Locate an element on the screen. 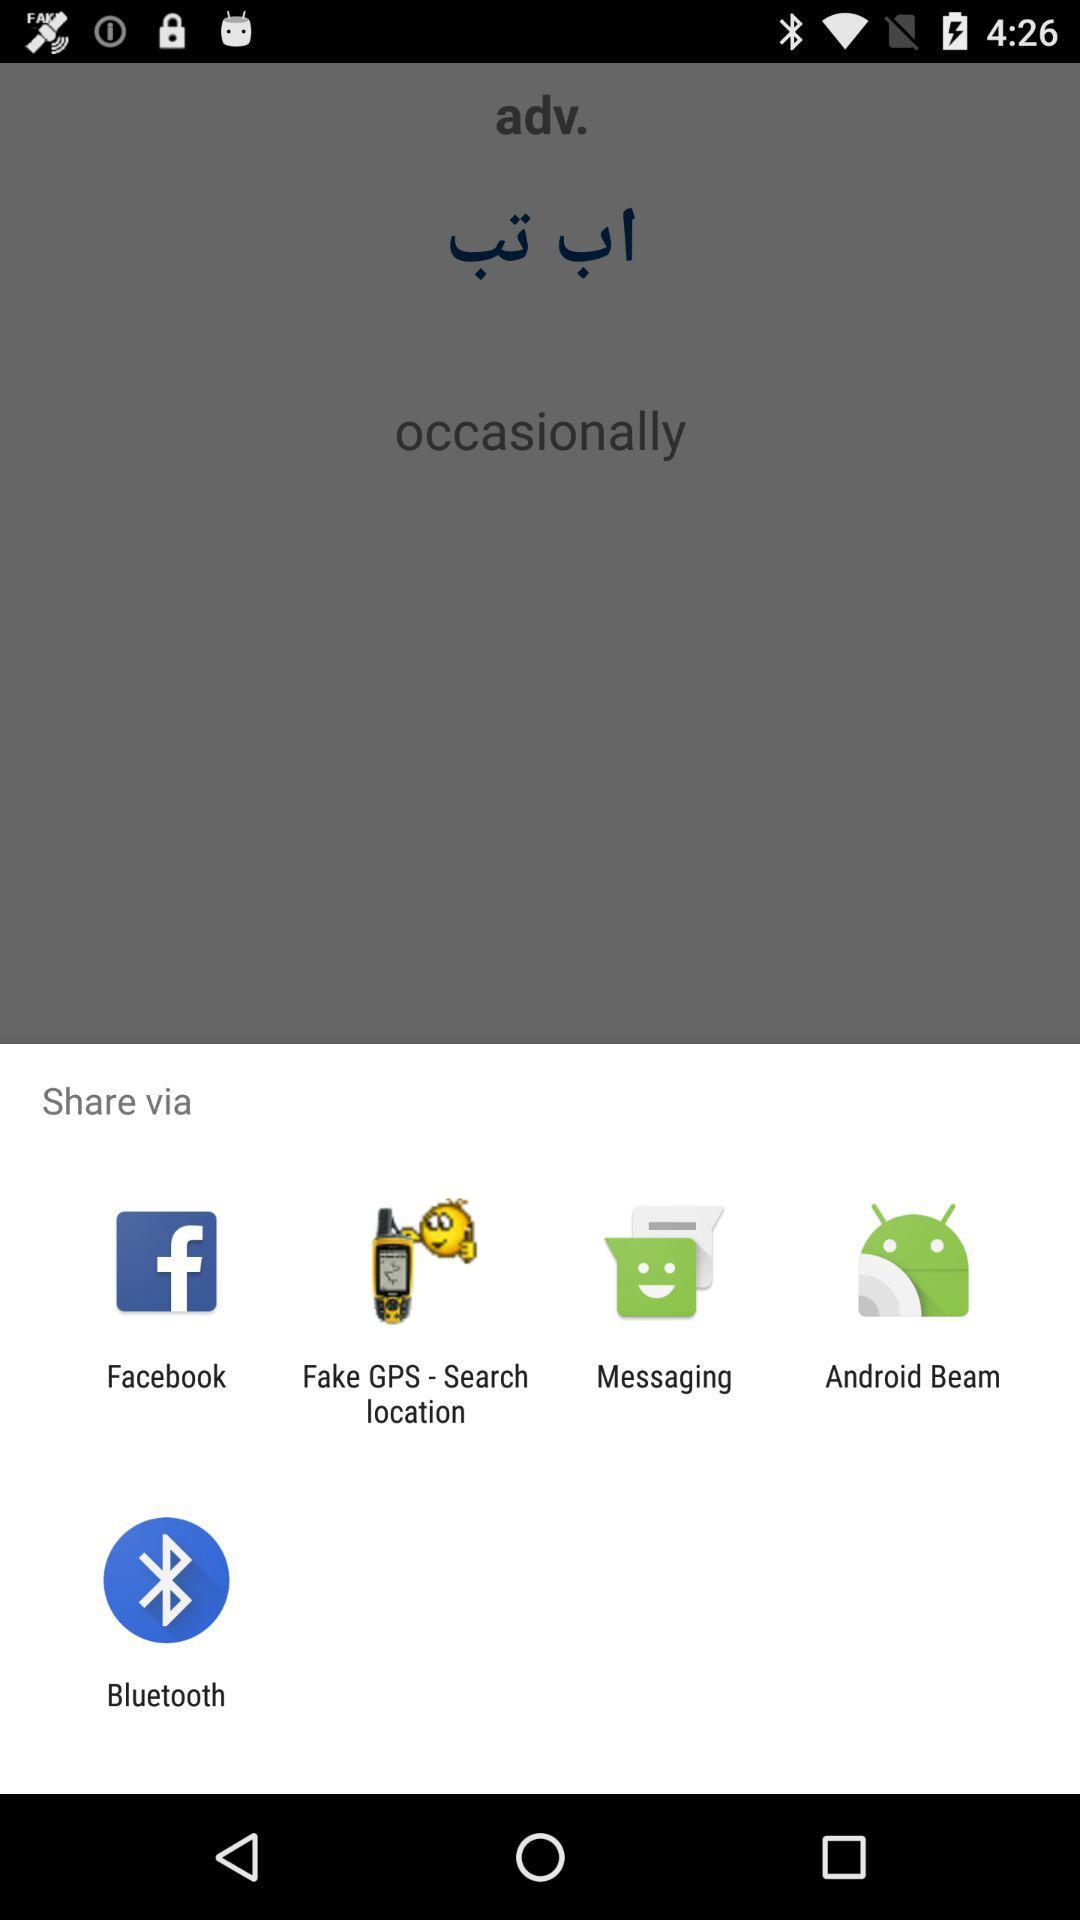 This screenshot has width=1080, height=1920. app next to the fake gps search item is located at coordinates (664, 1392).